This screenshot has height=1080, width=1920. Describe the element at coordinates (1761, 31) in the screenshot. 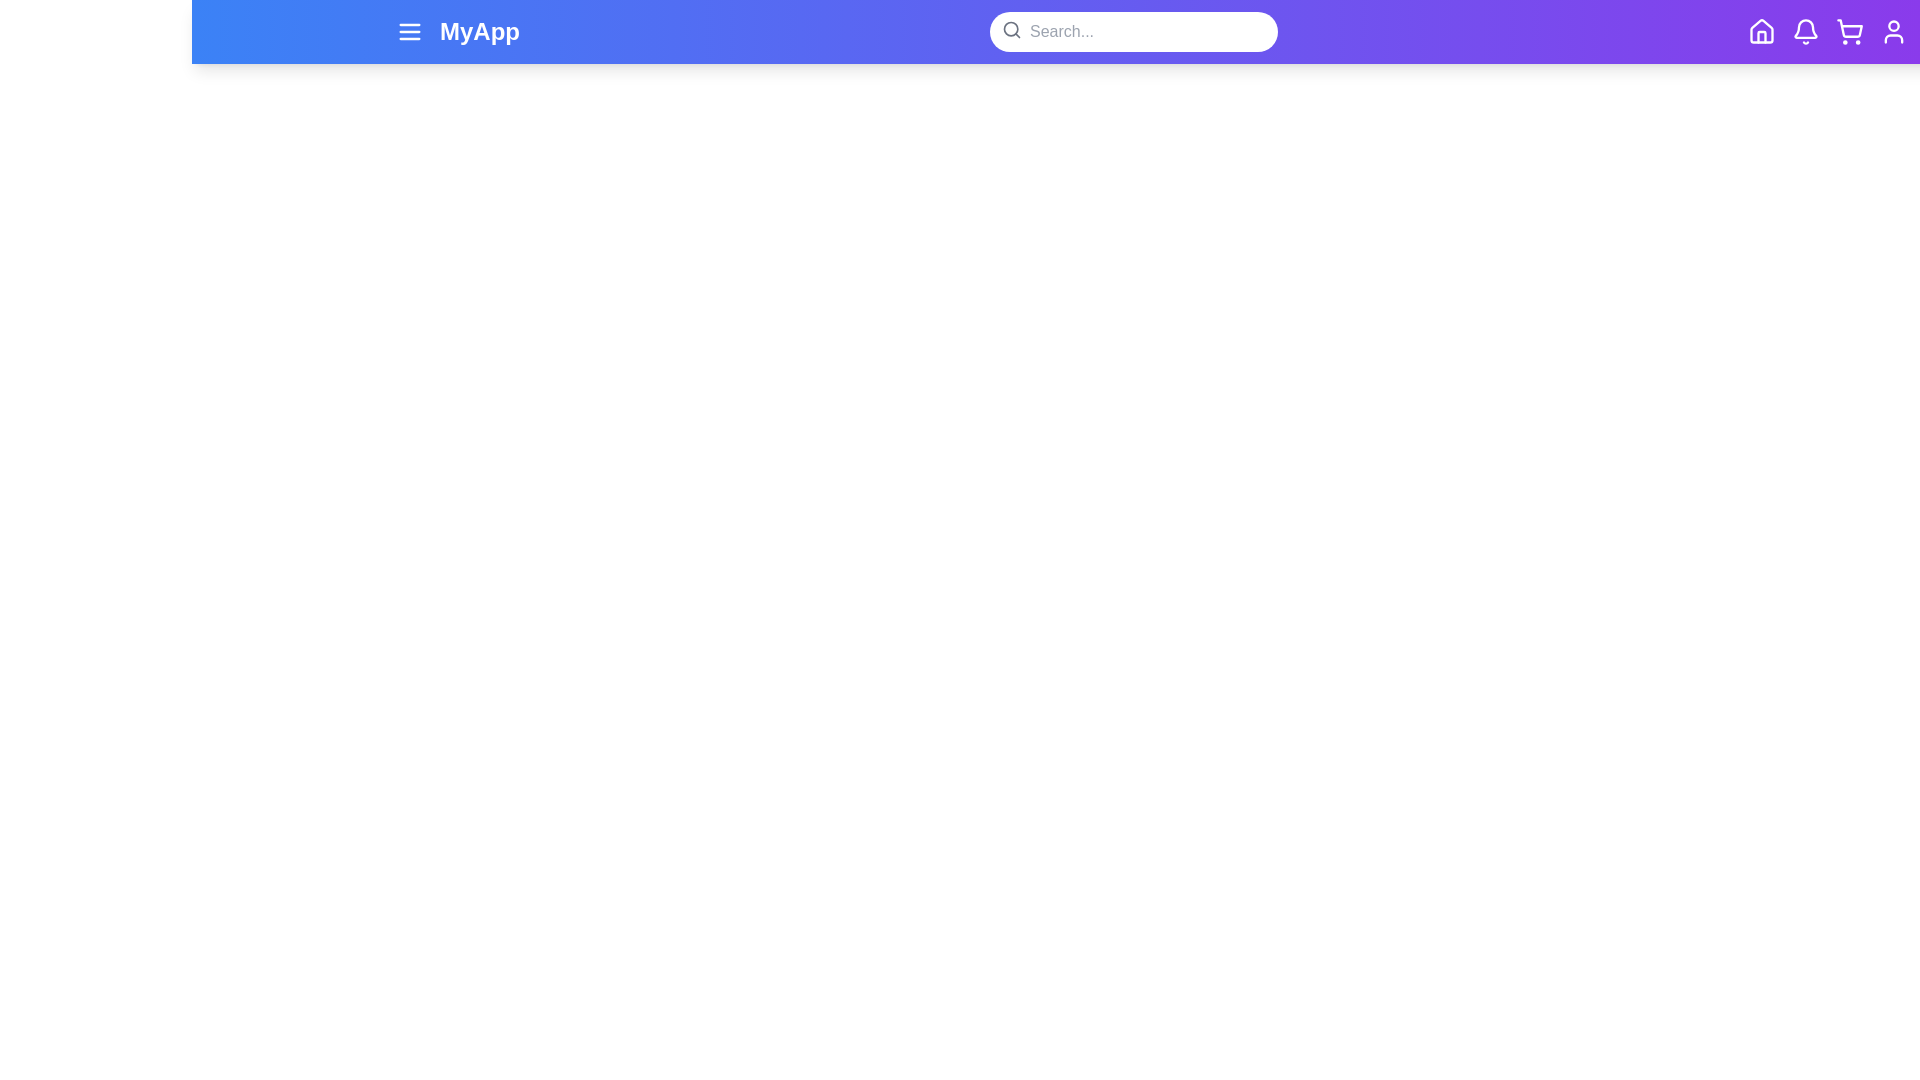

I see `the icon with the specified name: home` at that location.